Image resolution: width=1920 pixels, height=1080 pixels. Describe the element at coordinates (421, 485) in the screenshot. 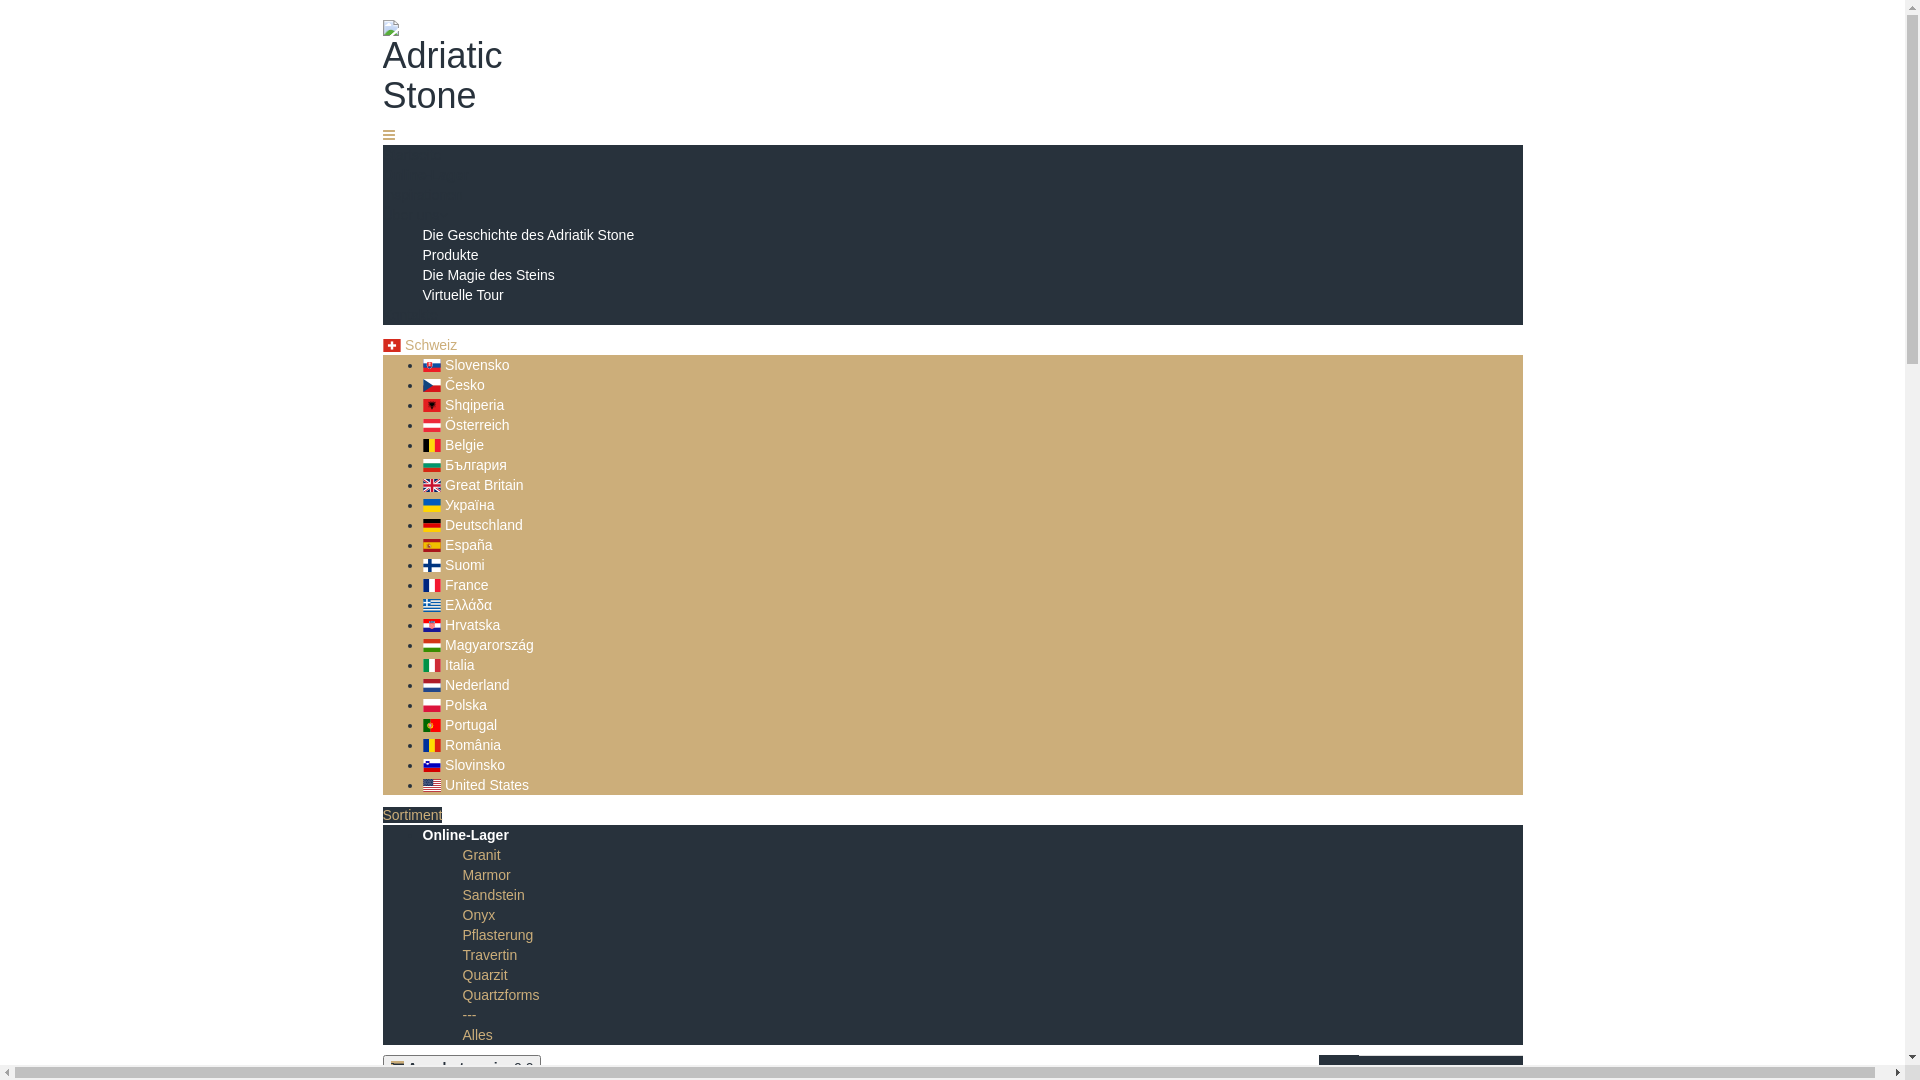

I see `' Great Britain'` at that location.